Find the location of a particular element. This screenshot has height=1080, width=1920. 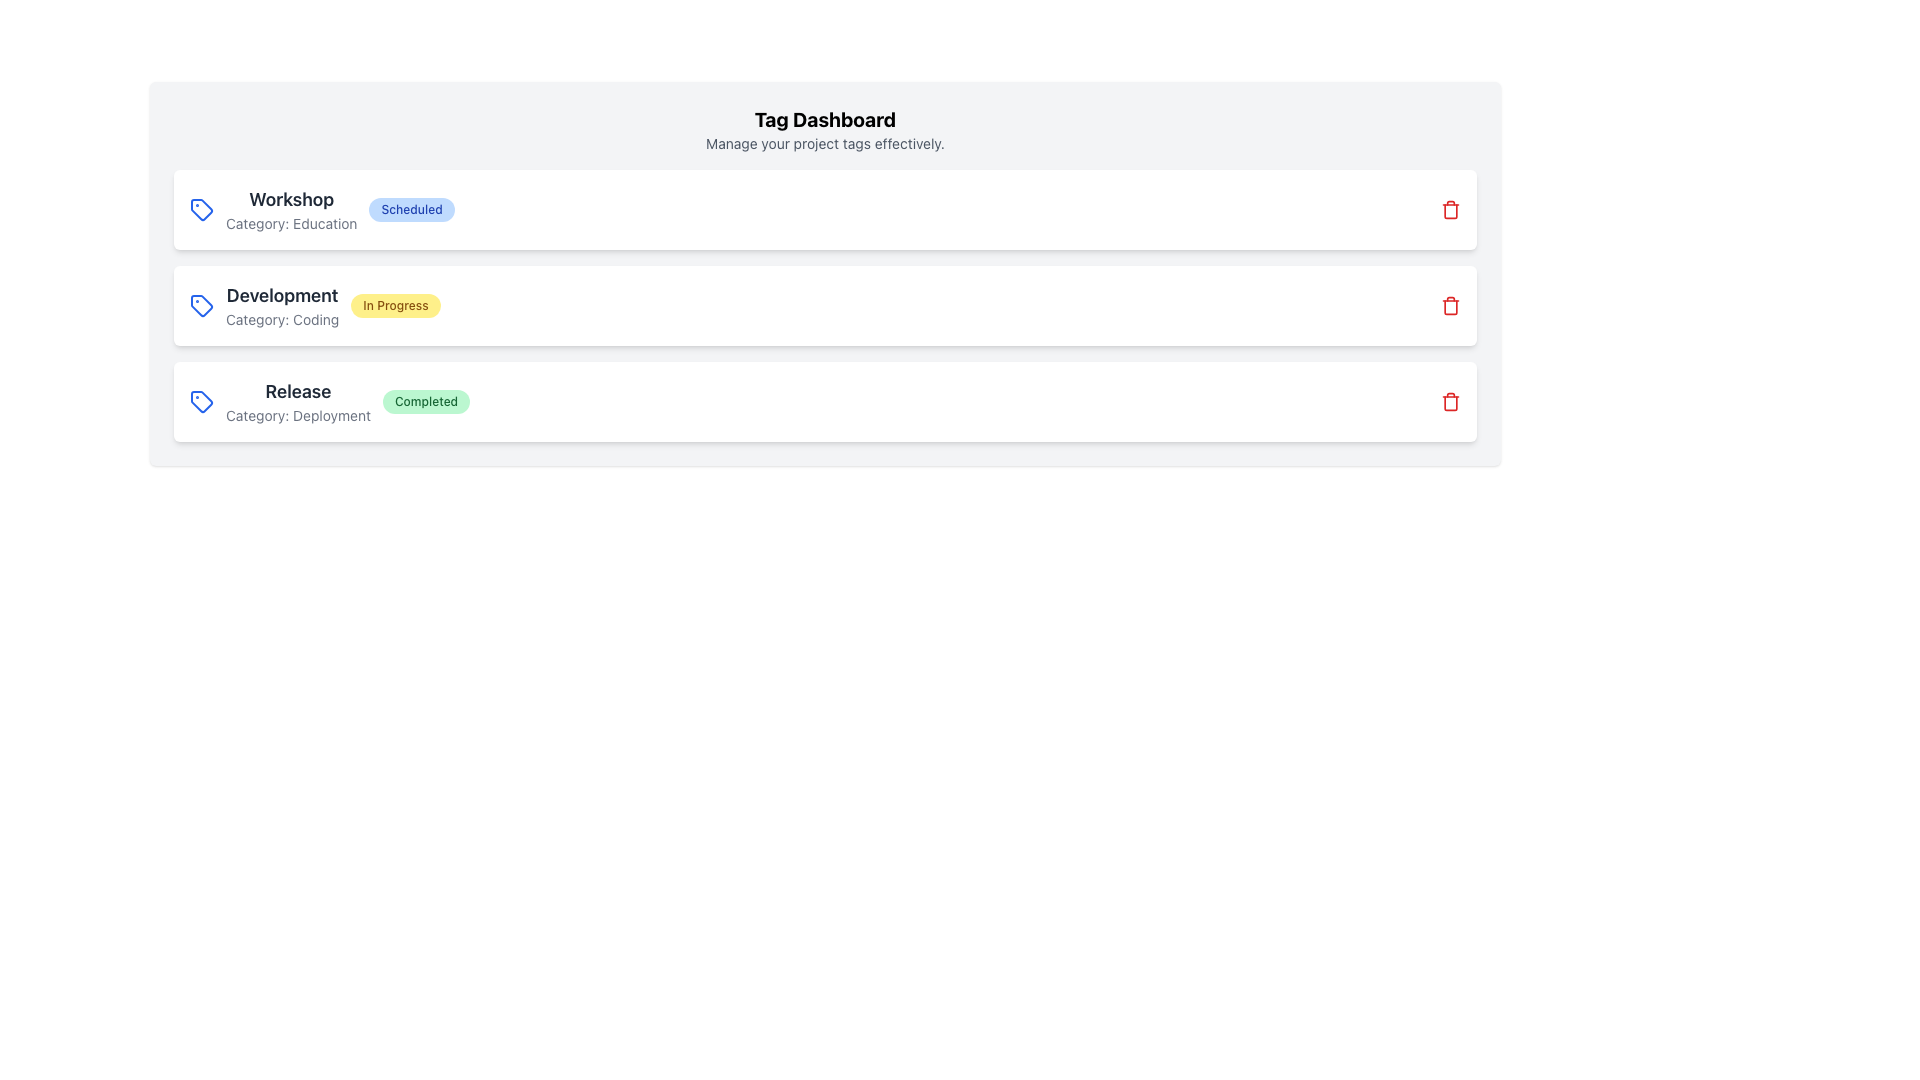

the status indicator label that shows 'In Progress', located to the right of the 'Development' text section in the second row of the list, next to 'Category: Coding' is located at coordinates (395, 305).